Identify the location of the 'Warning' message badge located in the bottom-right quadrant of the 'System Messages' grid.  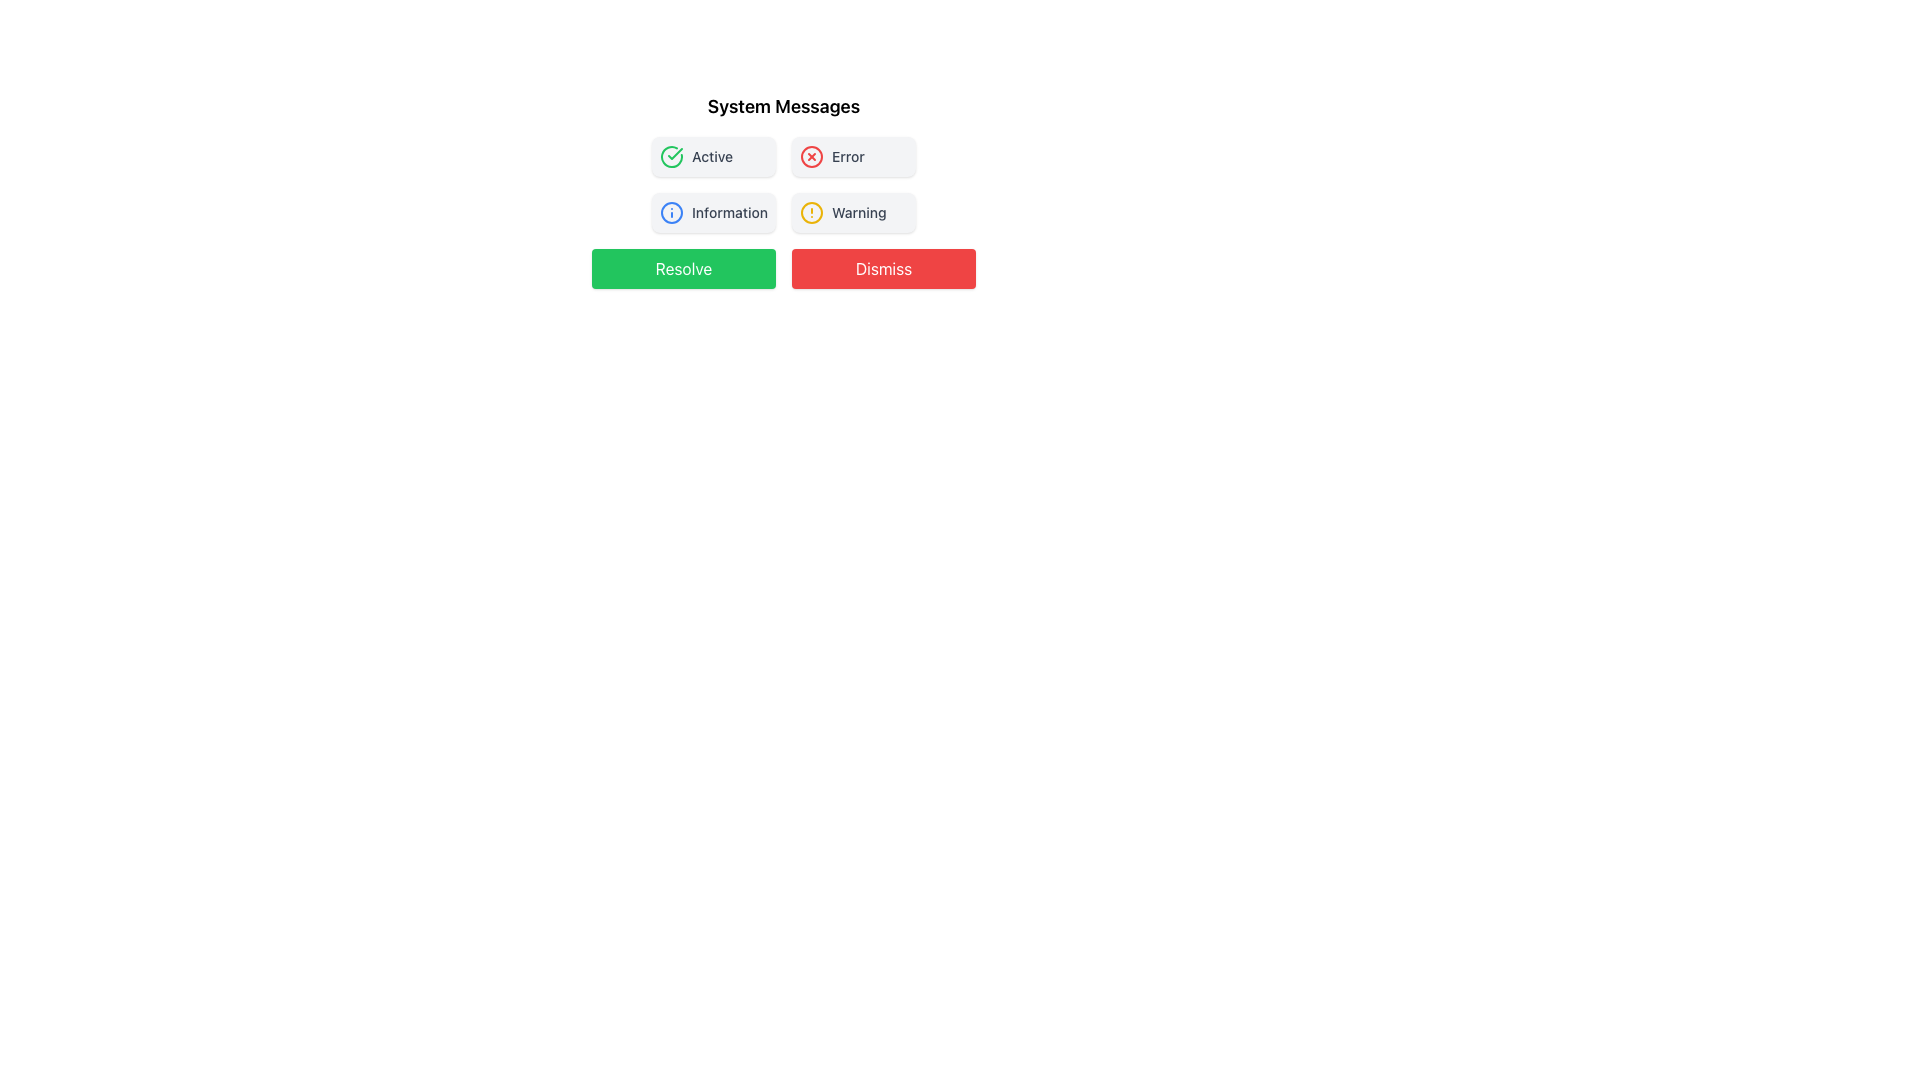
(854, 212).